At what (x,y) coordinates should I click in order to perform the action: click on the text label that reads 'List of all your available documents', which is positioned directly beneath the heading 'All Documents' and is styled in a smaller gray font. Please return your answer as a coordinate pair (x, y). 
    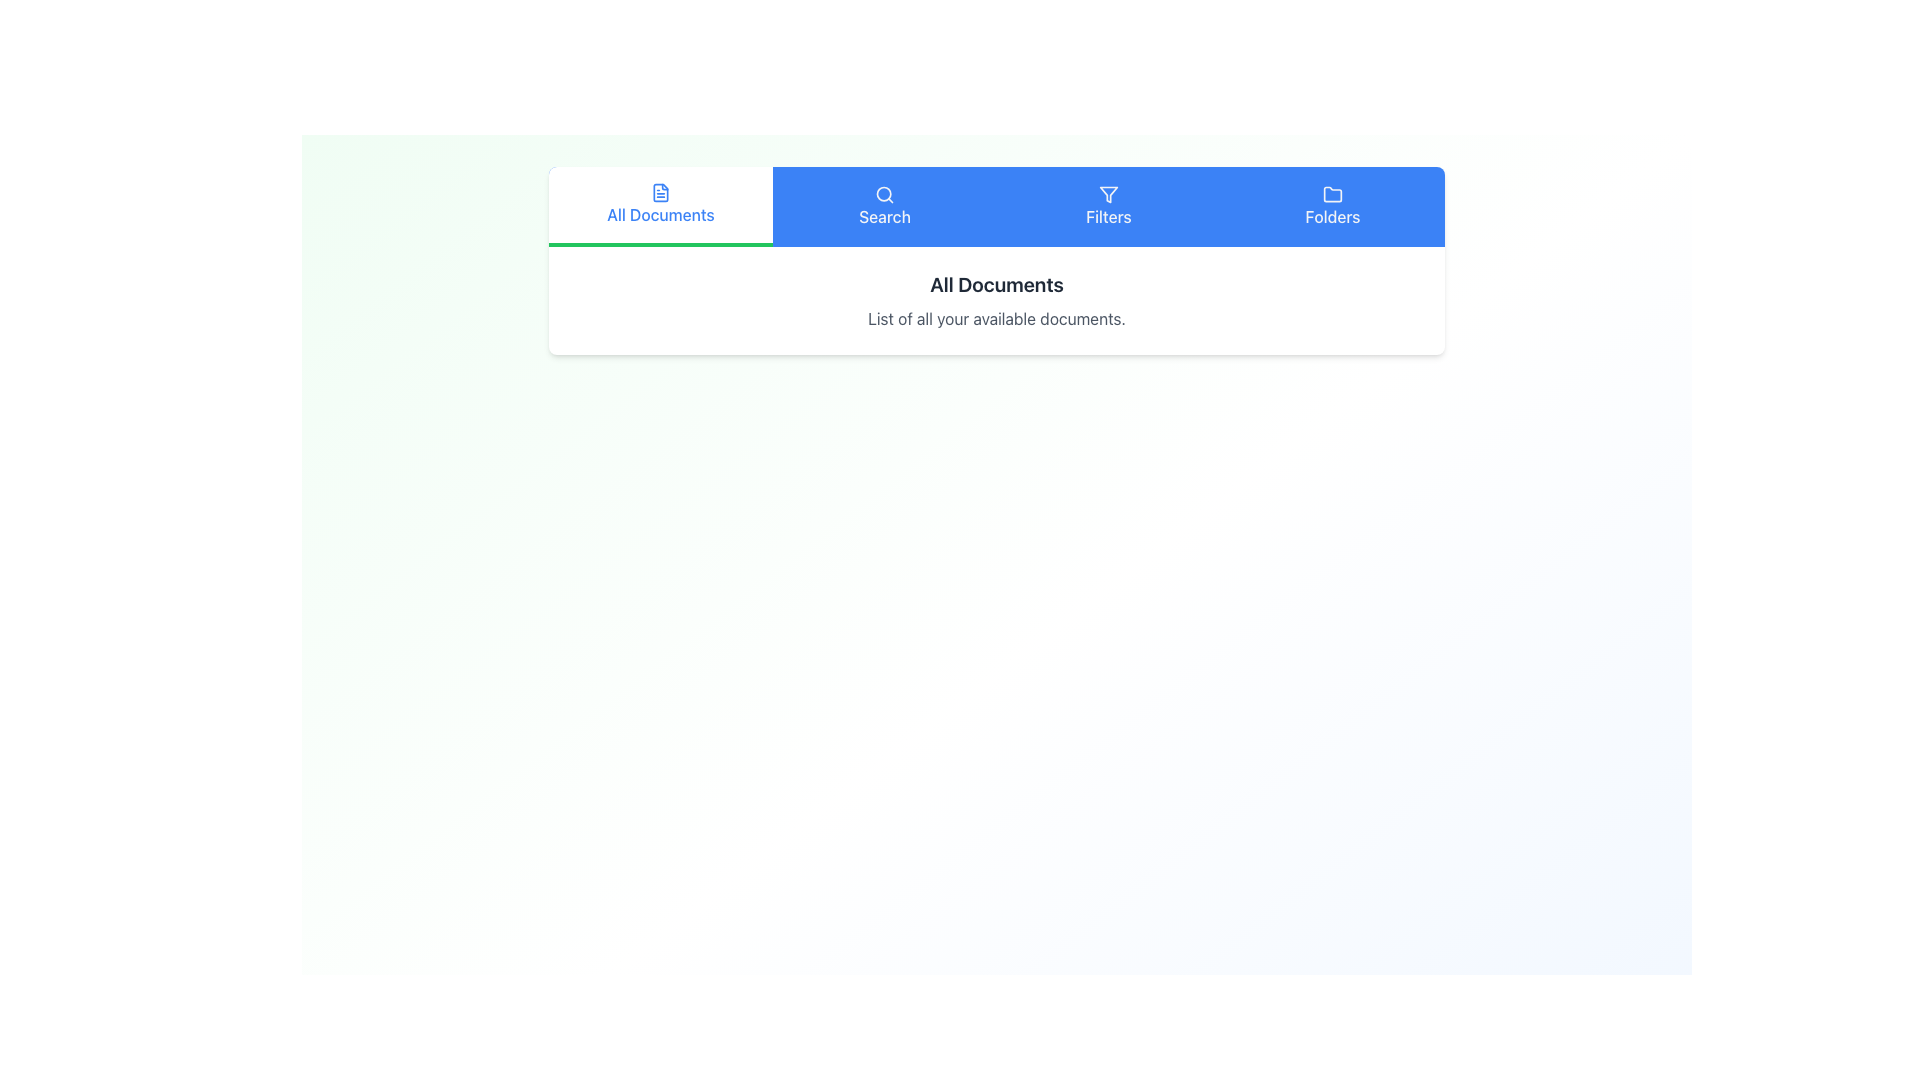
    Looking at the image, I should click on (997, 318).